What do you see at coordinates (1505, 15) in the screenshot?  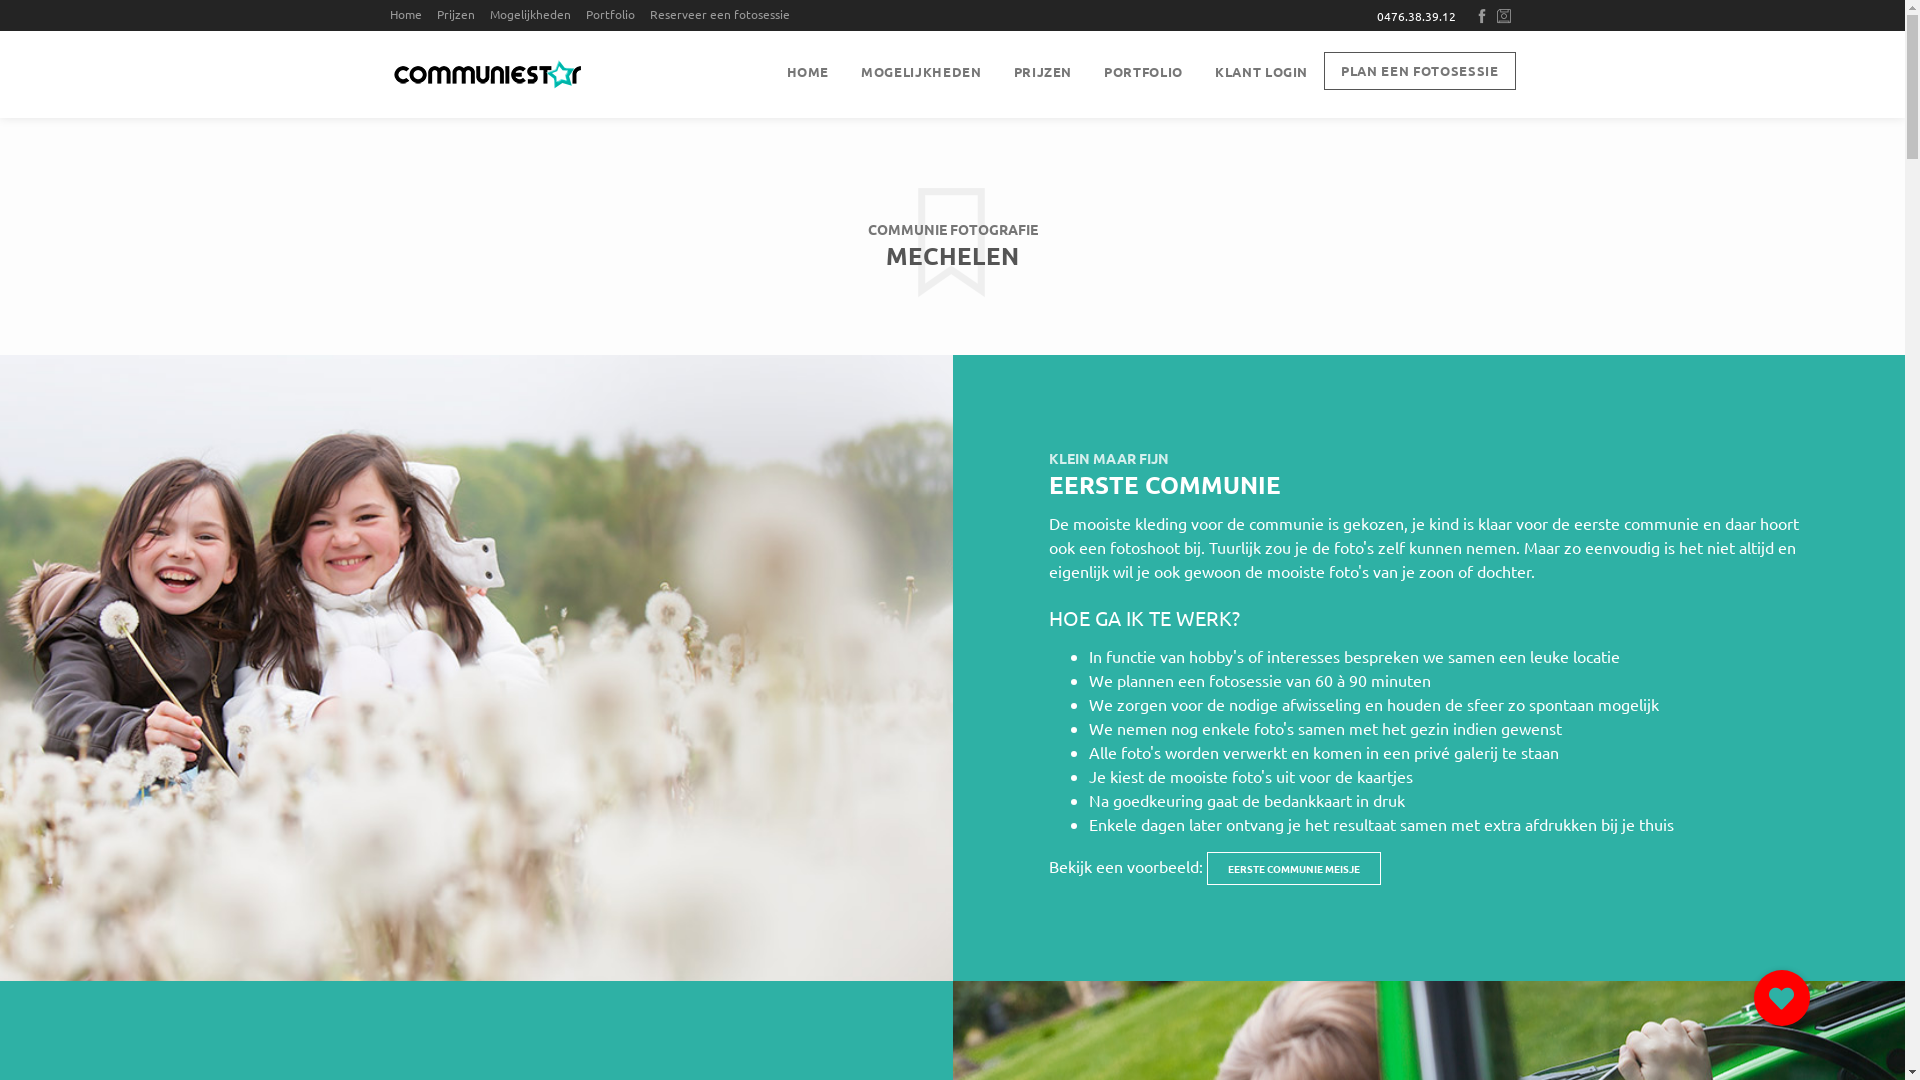 I see `'instagram'` at bounding box center [1505, 15].